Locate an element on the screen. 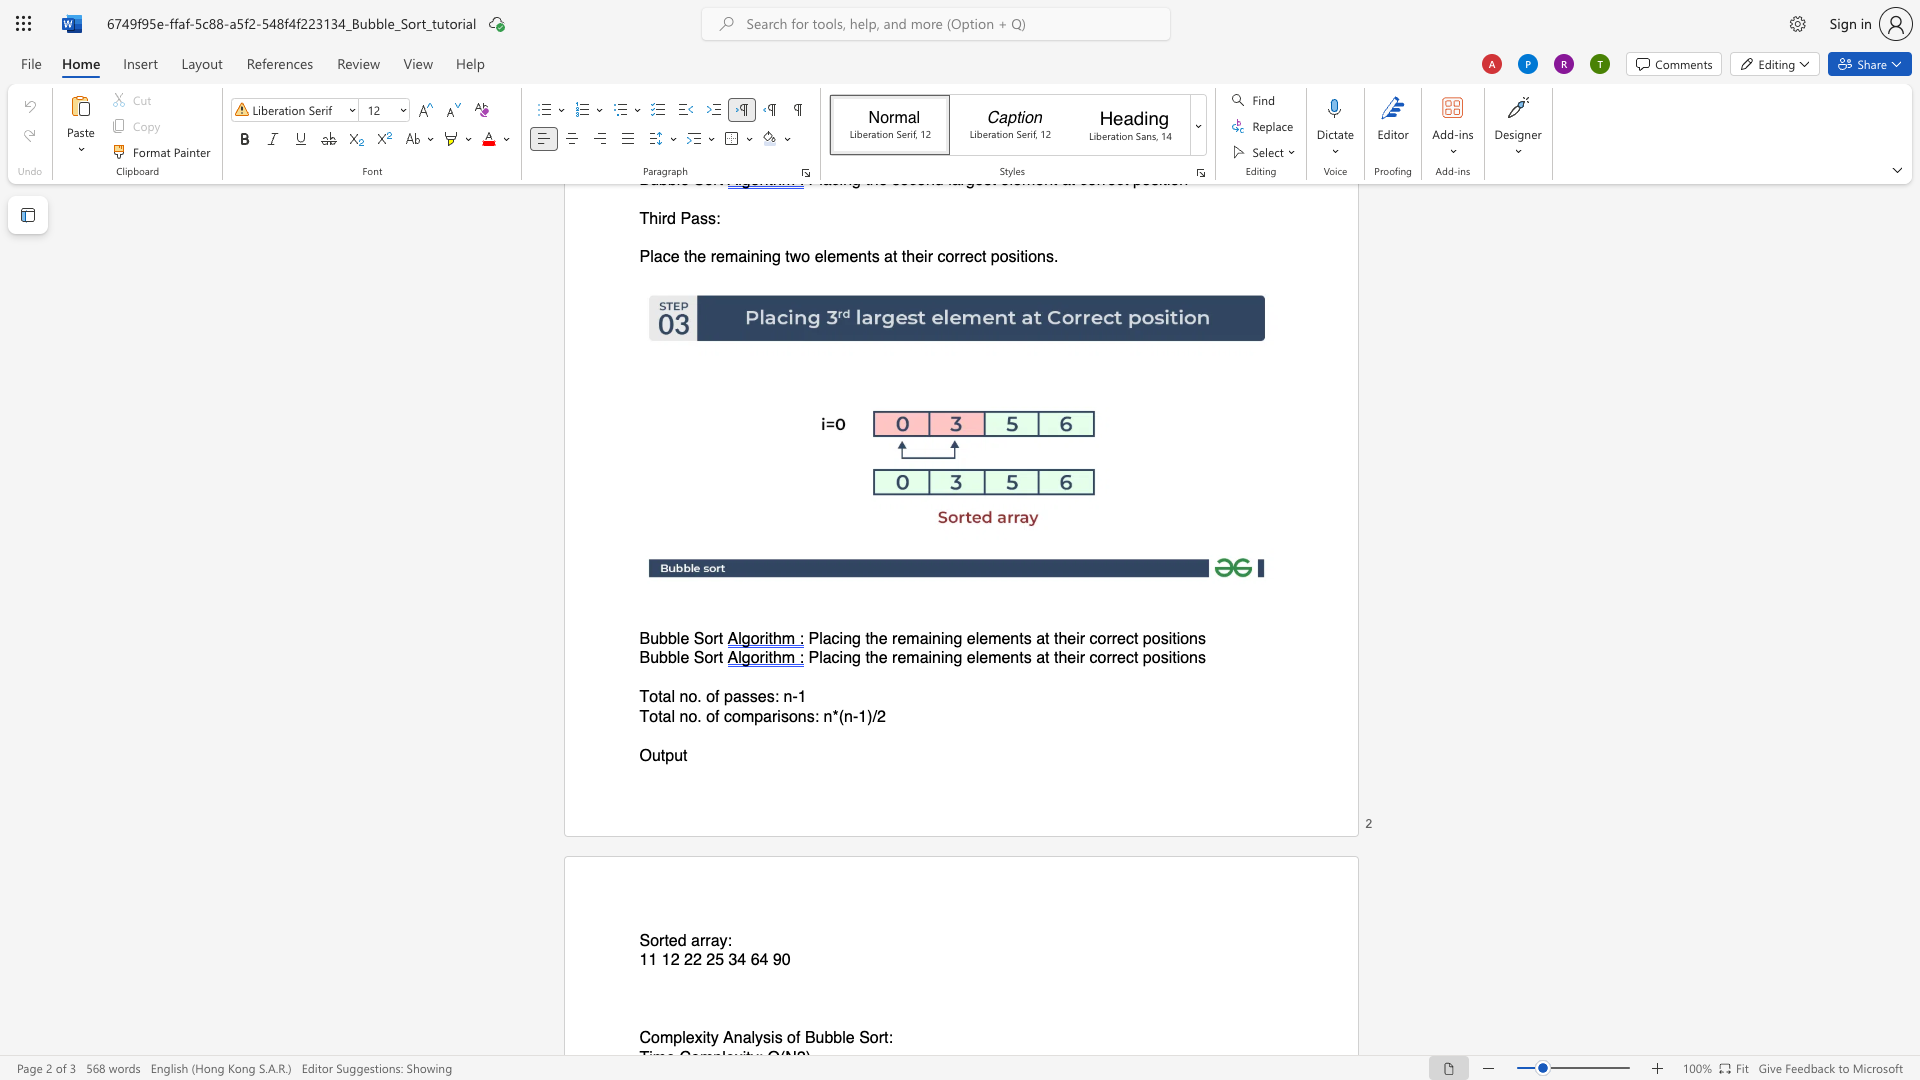  the 1th character "r" in the text is located at coordinates (715, 658).